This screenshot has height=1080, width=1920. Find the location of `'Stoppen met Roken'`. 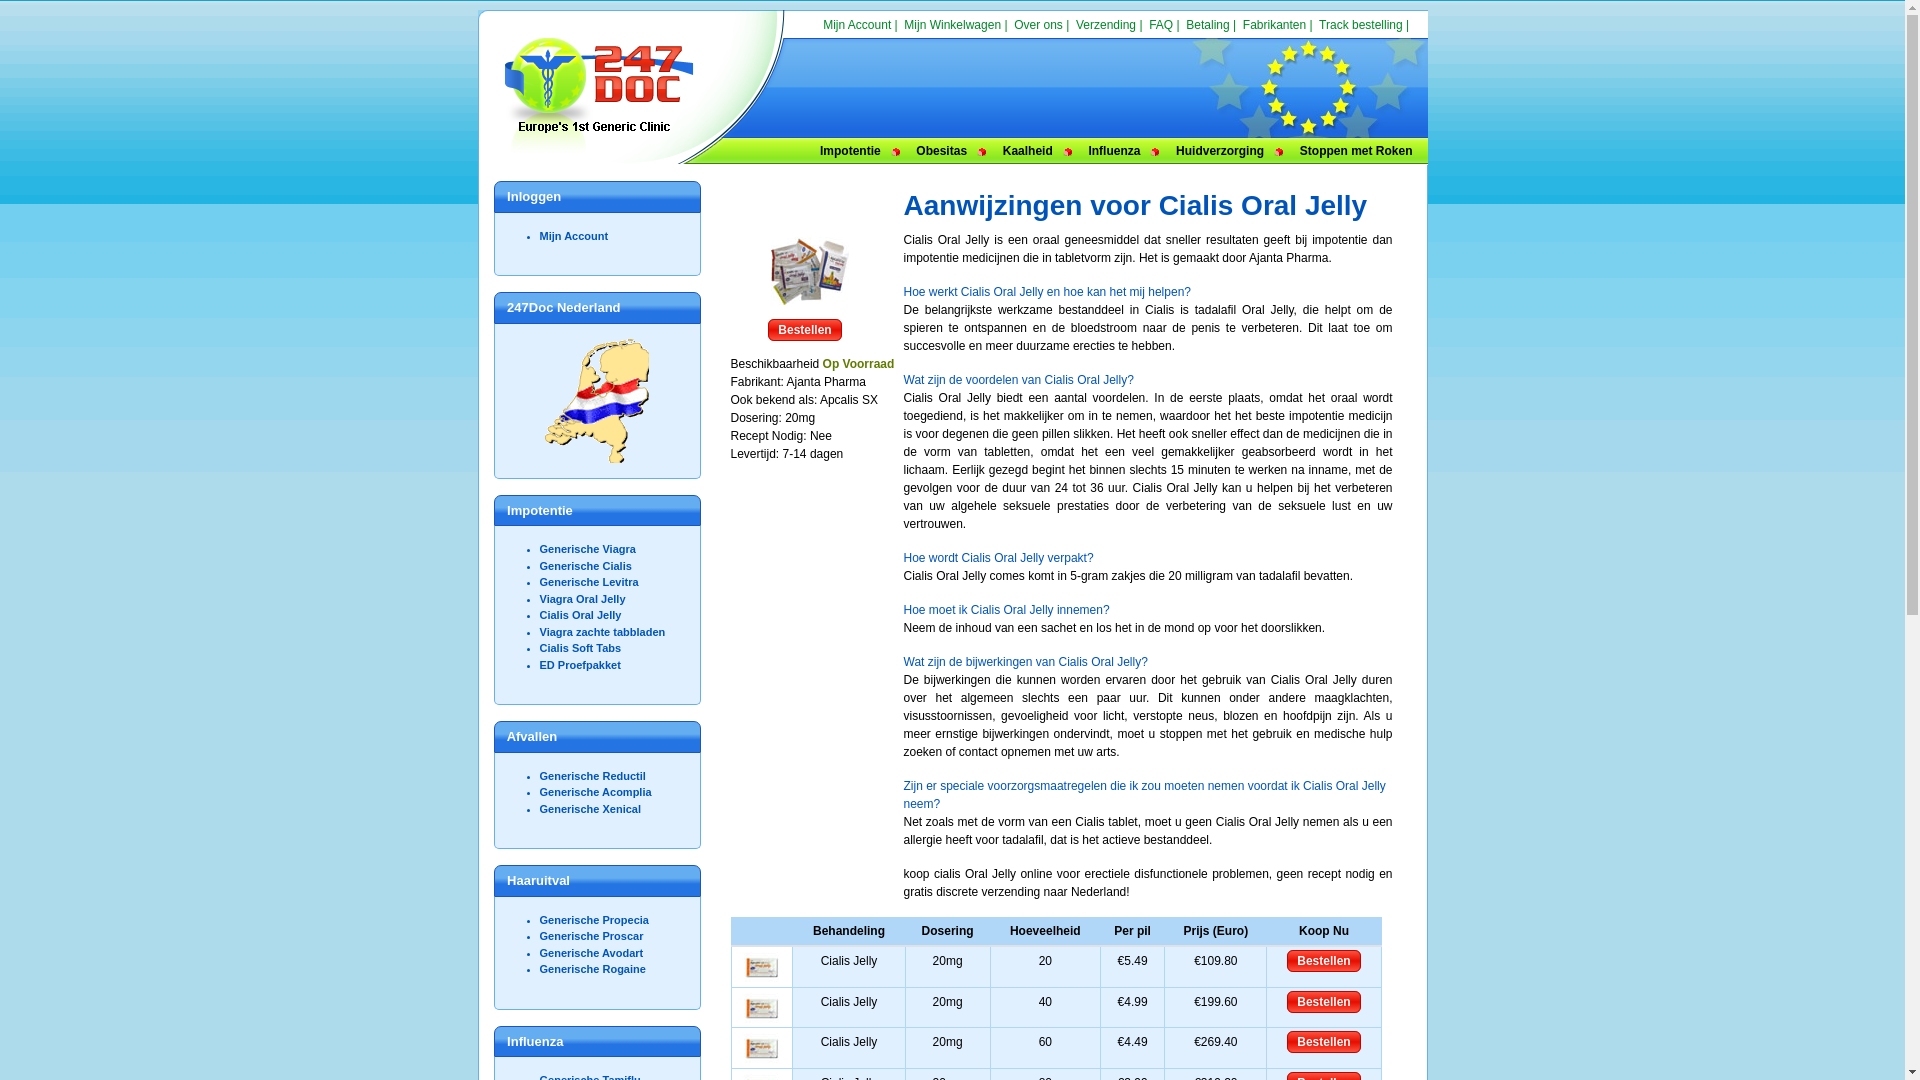

'Stoppen met Roken' is located at coordinates (1356, 149).